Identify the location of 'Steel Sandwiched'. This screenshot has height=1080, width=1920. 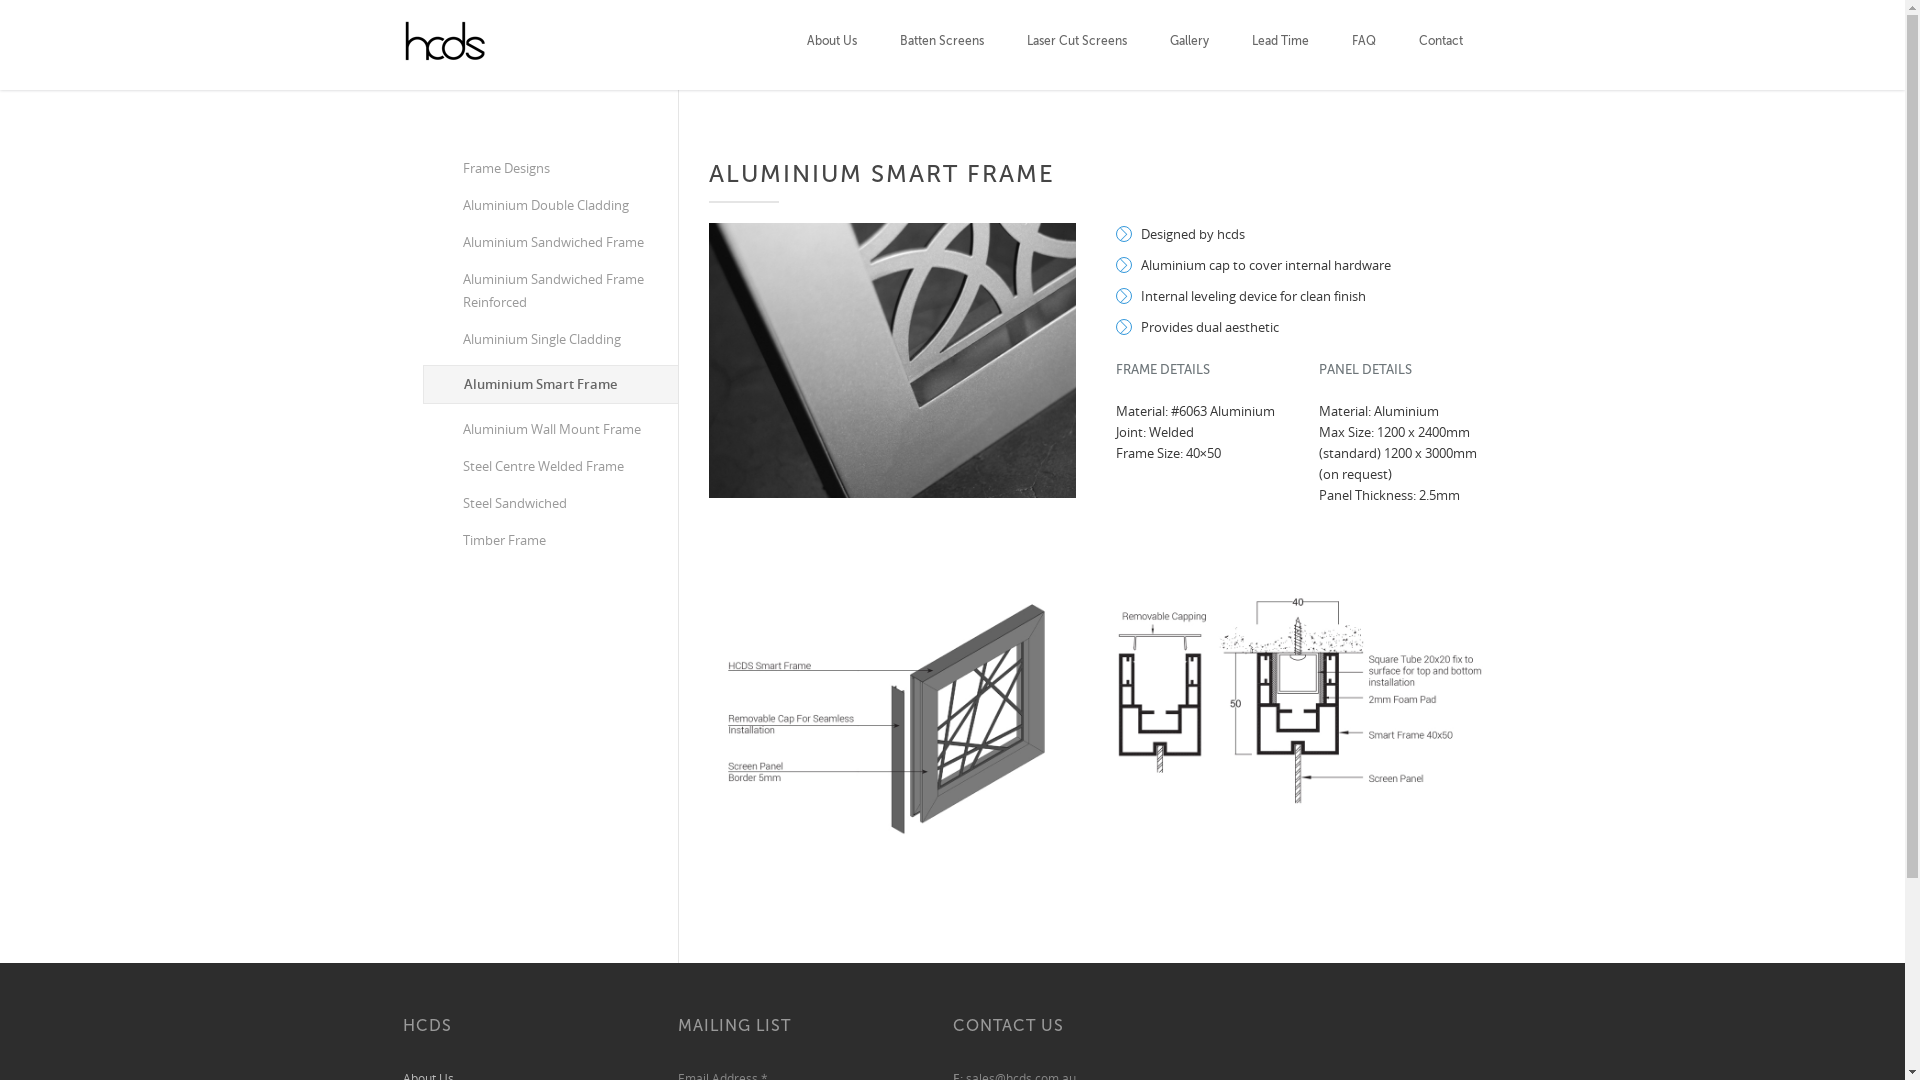
(549, 502).